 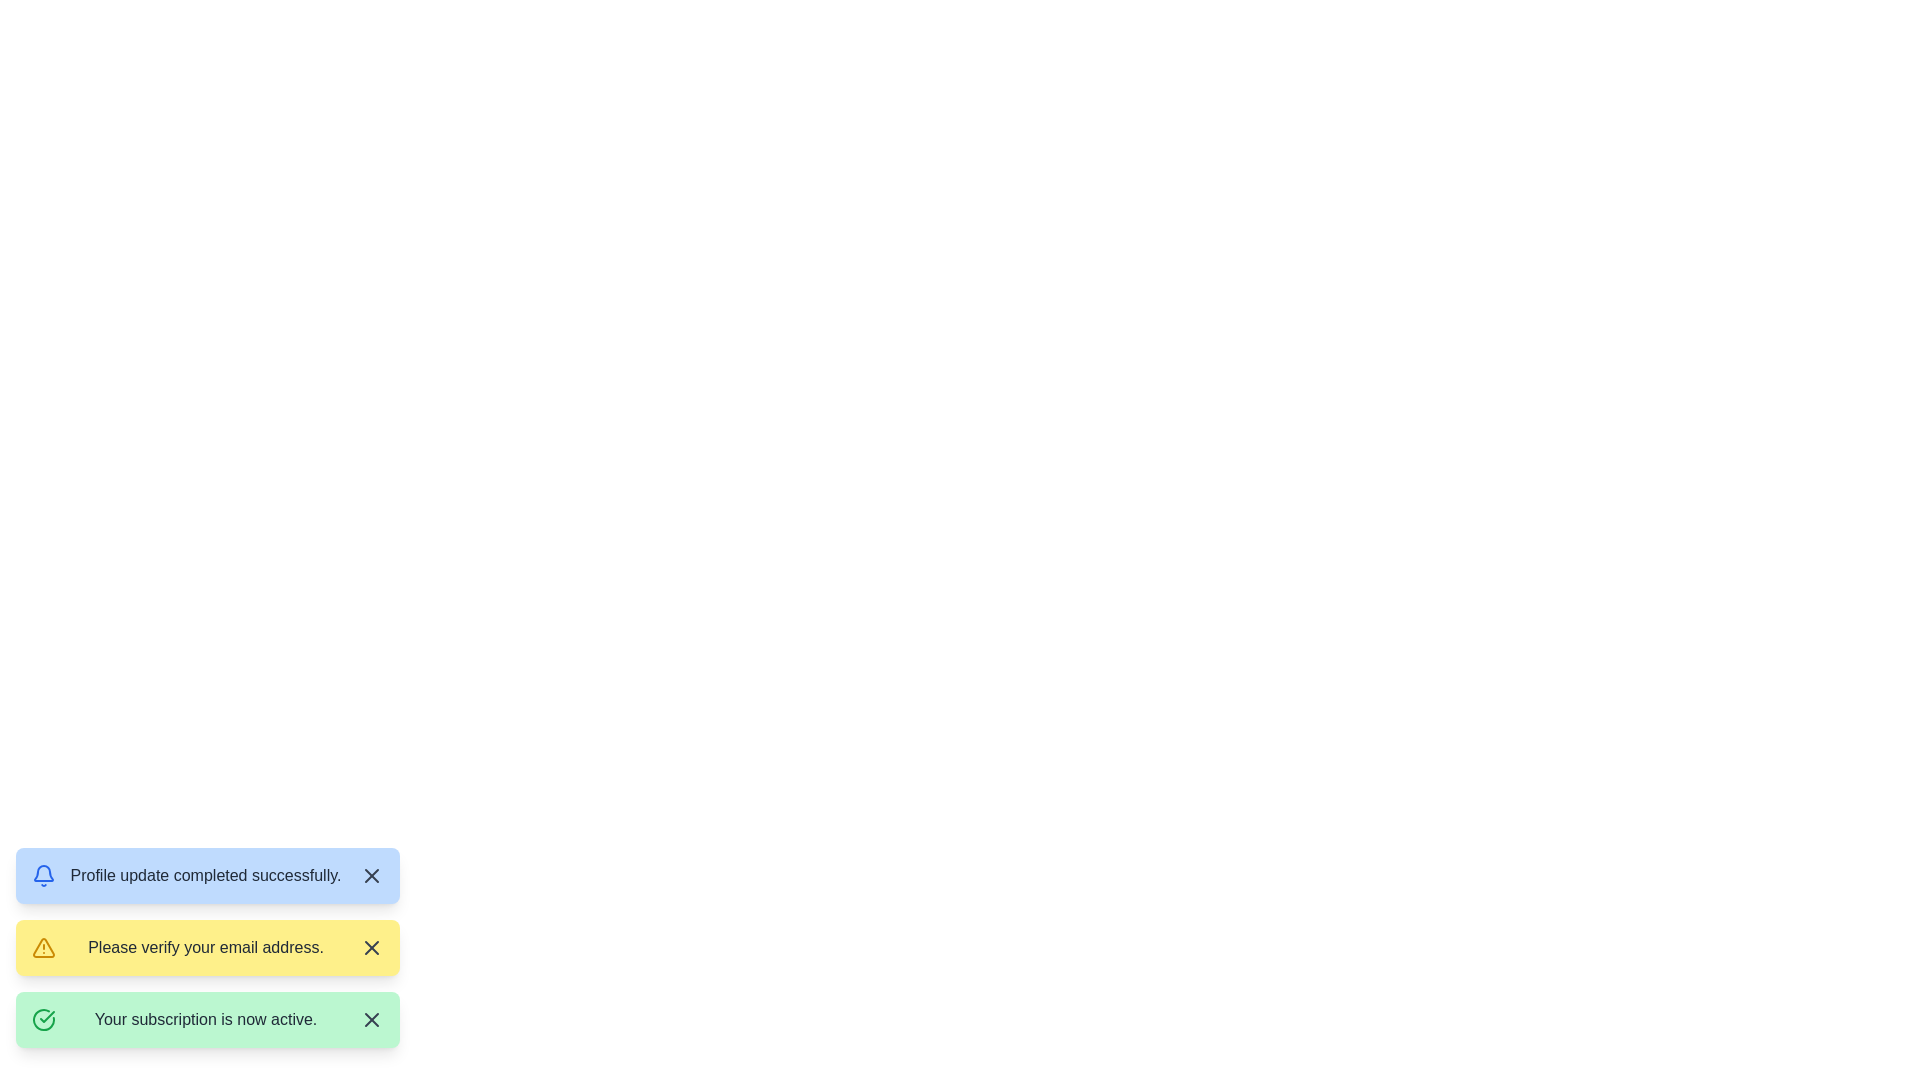 What do you see at coordinates (207, 947) in the screenshot?
I see `the close icon (an 'X') of the alert notification with a pale yellow background that says 'Please verify your email address.'` at bounding box center [207, 947].